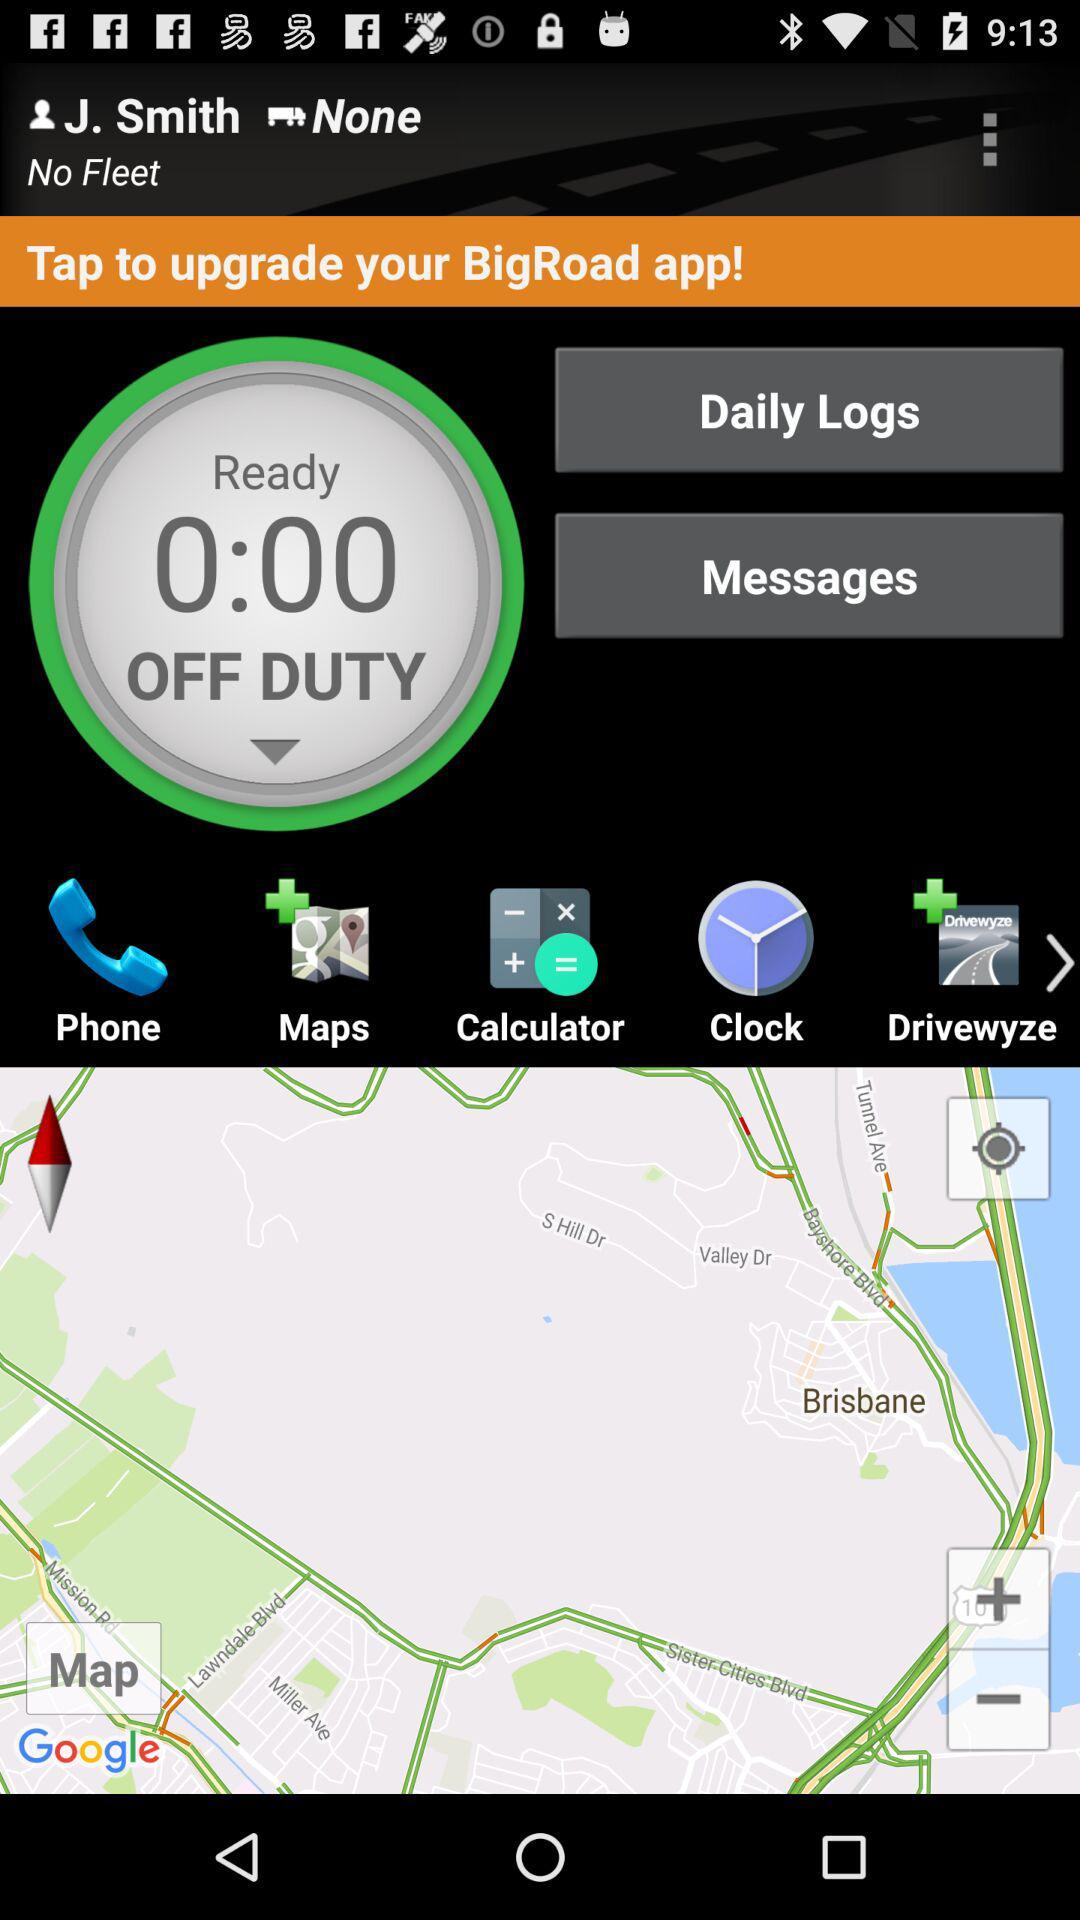  What do you see at coordinates (998, 1595) in the screenshot?
I see `map zoom in` at bounding box center [998, 1595].